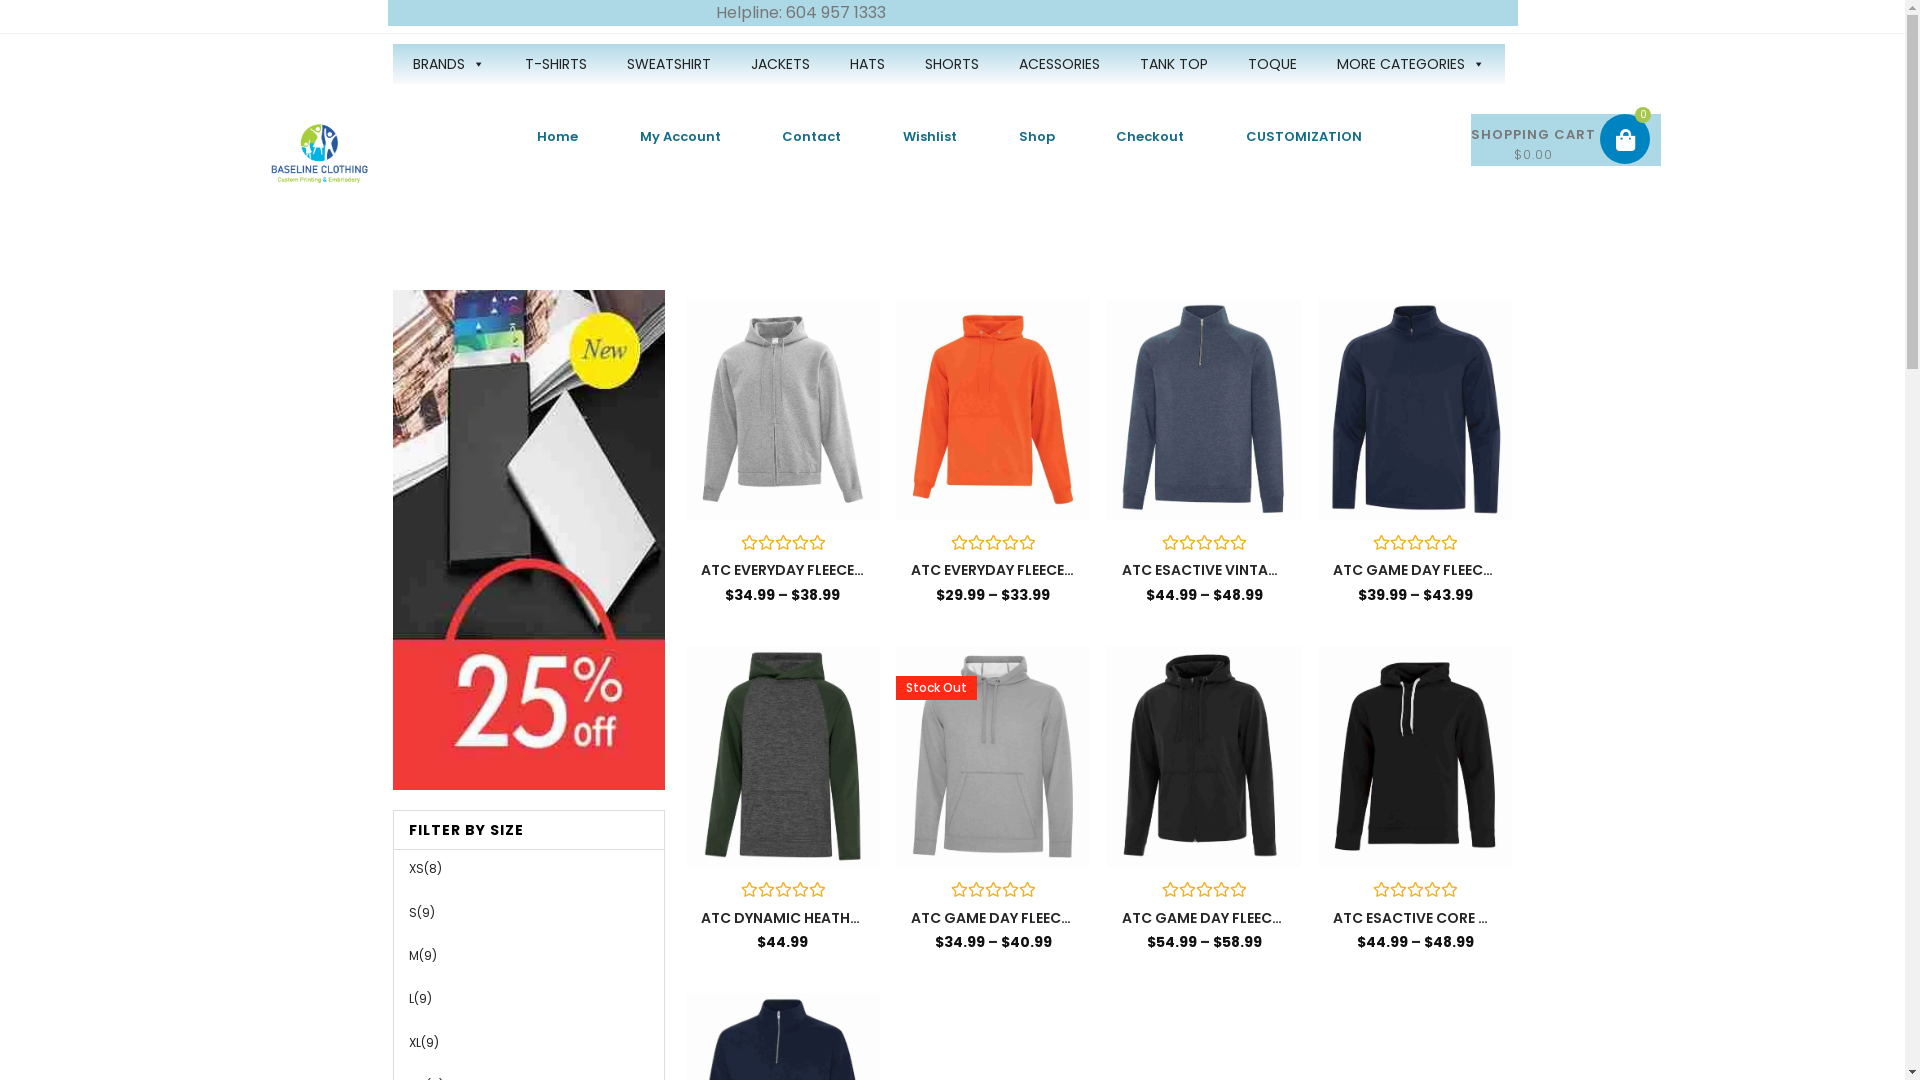 This screenshot has height=1080, width=1920. Describe the element at coordinates (1057, 63) in the screenshot. I see `'ACESSORIES'` at that location.